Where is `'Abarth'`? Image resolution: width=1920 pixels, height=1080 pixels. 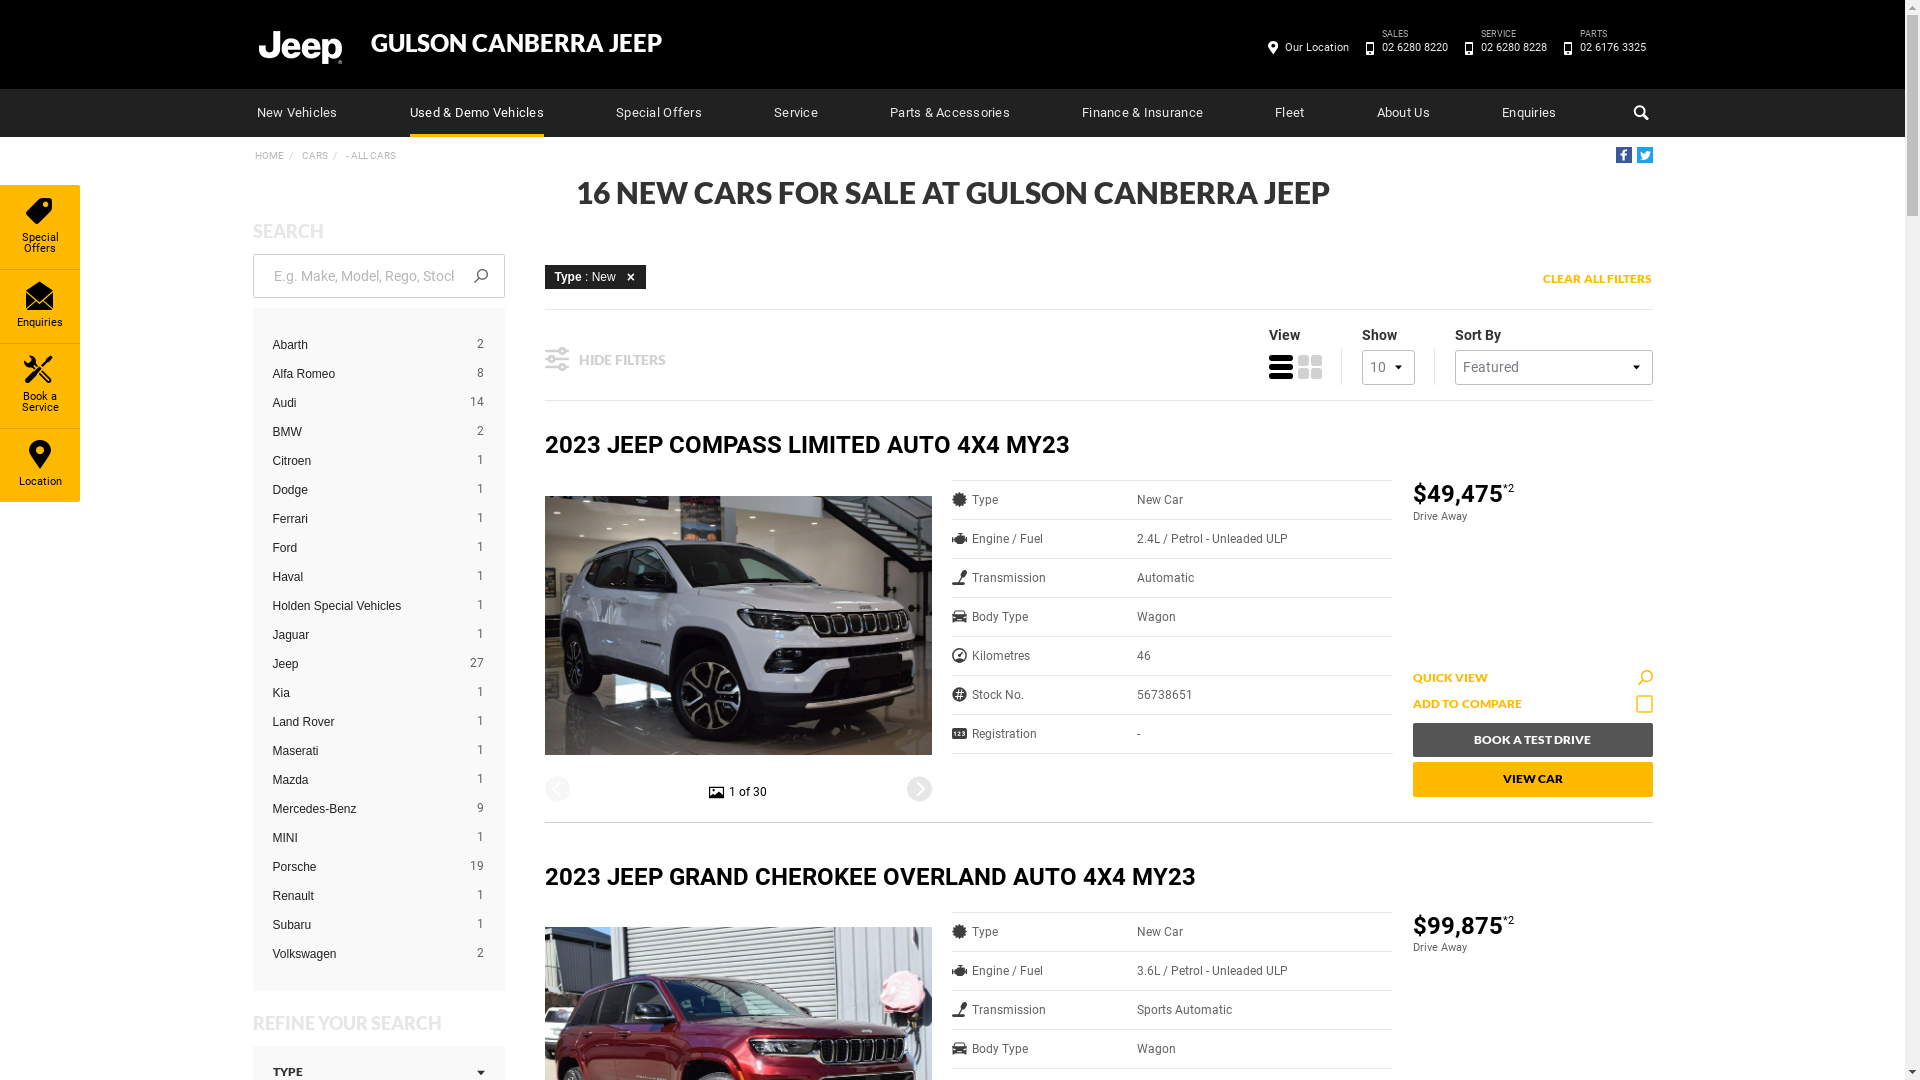 'Abarth' is located at coordinates (363, 343).